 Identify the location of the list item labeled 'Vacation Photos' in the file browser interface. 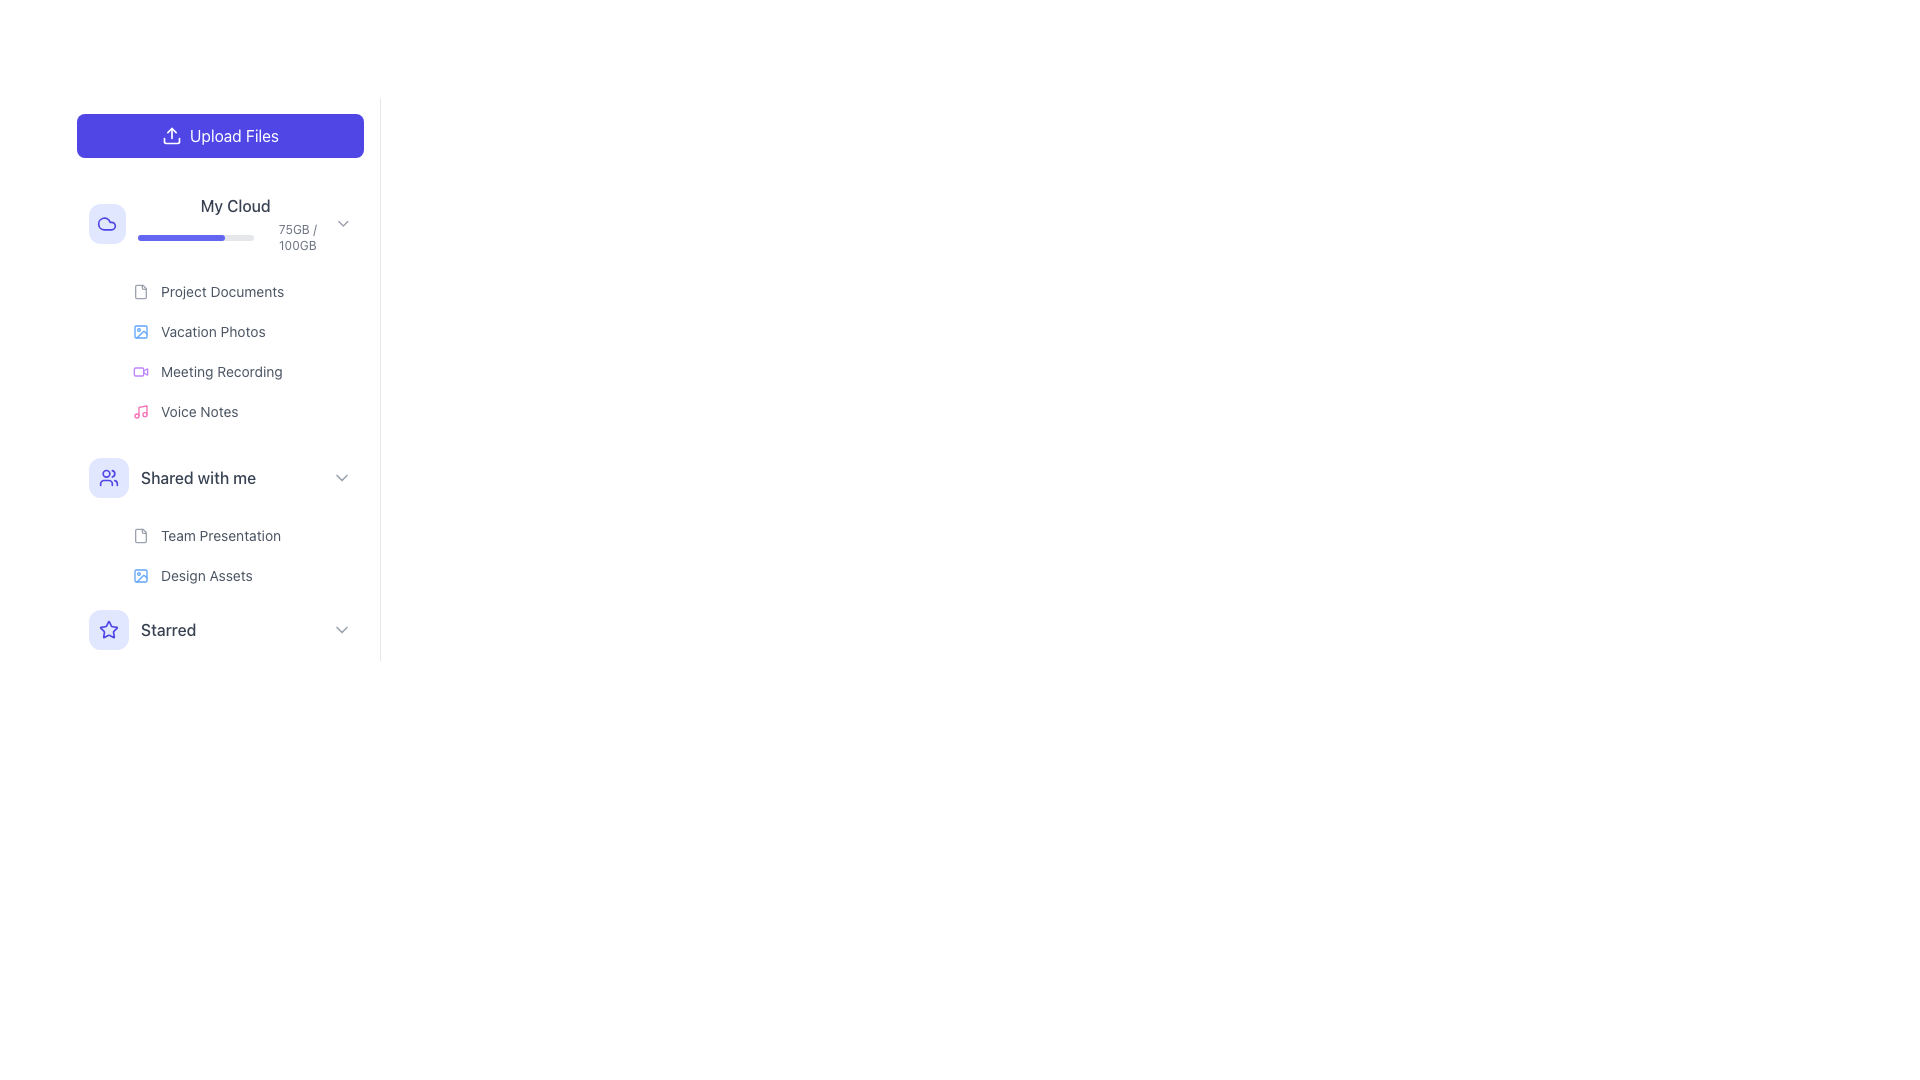
(243, 330).